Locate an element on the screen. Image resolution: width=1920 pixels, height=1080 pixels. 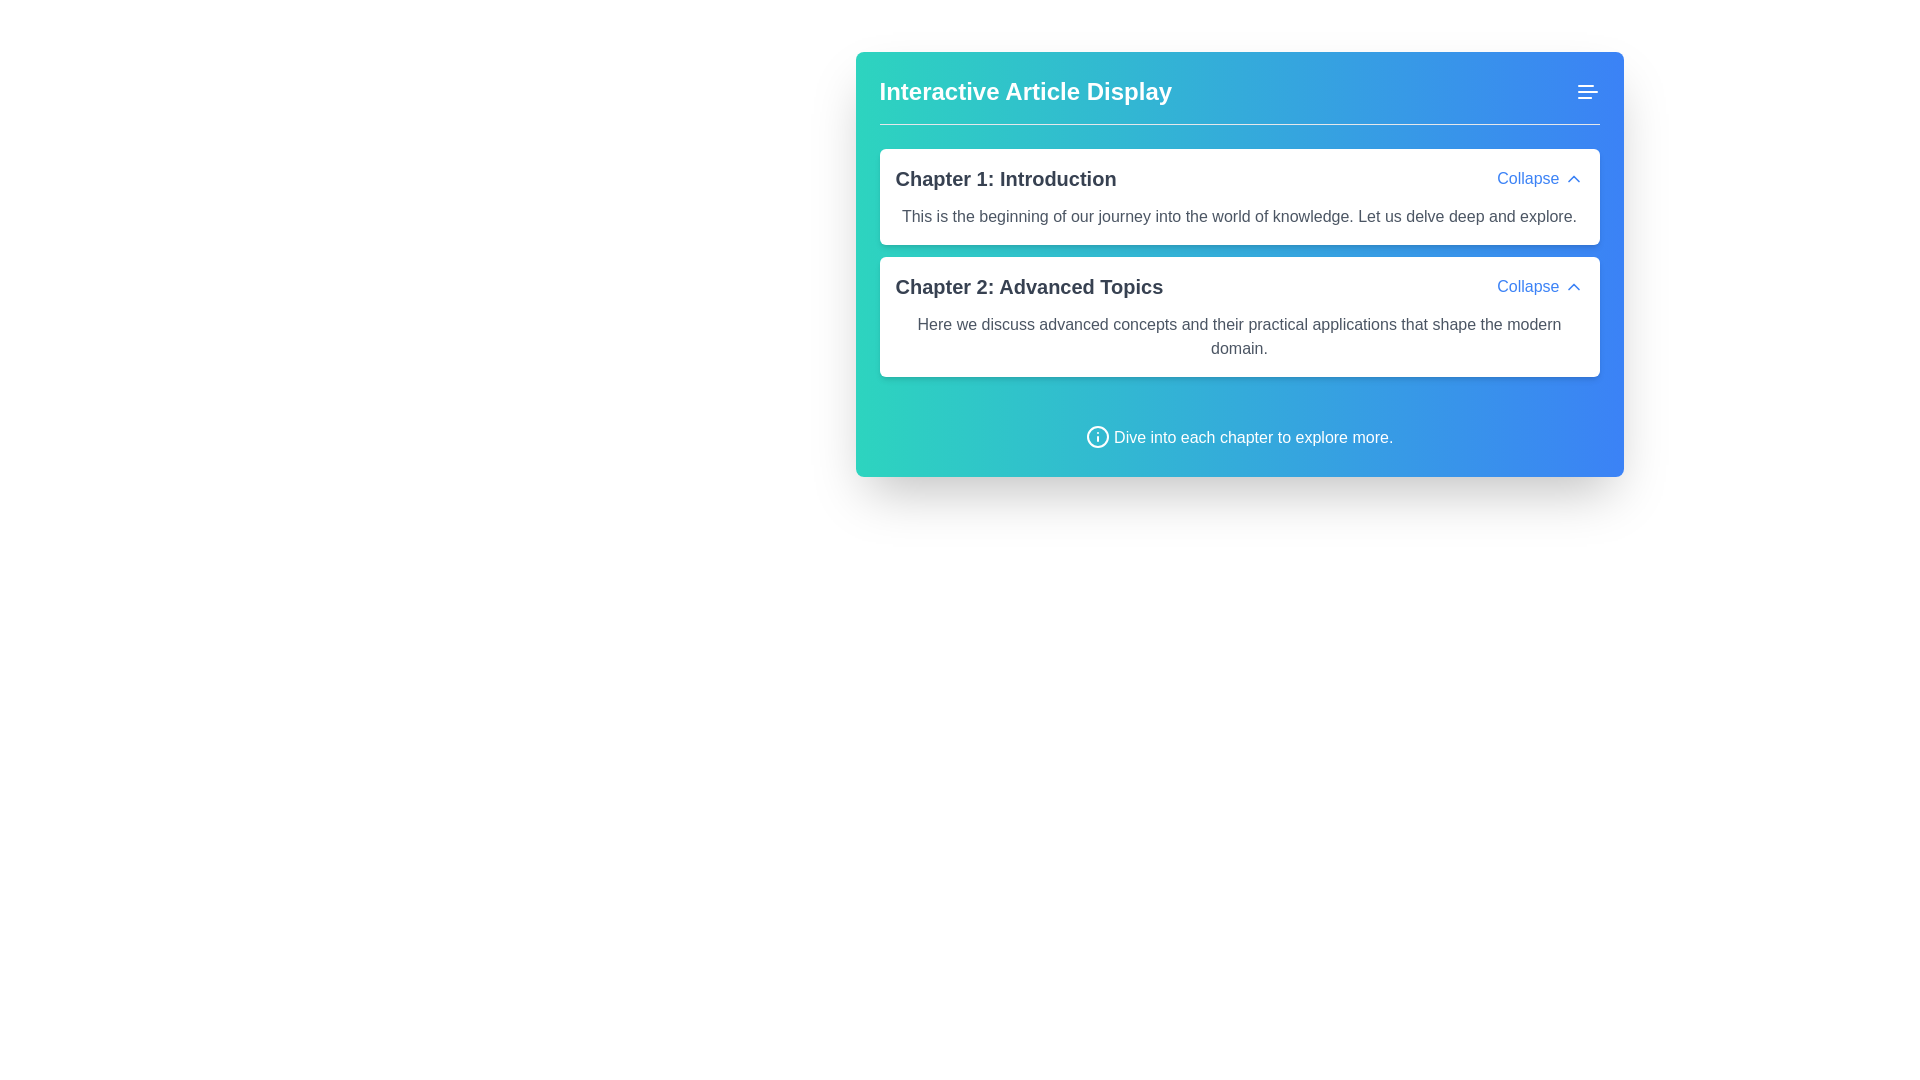
the informational text block that contains the message 'Dive into each chapter is located at coordinates (1238, 426).